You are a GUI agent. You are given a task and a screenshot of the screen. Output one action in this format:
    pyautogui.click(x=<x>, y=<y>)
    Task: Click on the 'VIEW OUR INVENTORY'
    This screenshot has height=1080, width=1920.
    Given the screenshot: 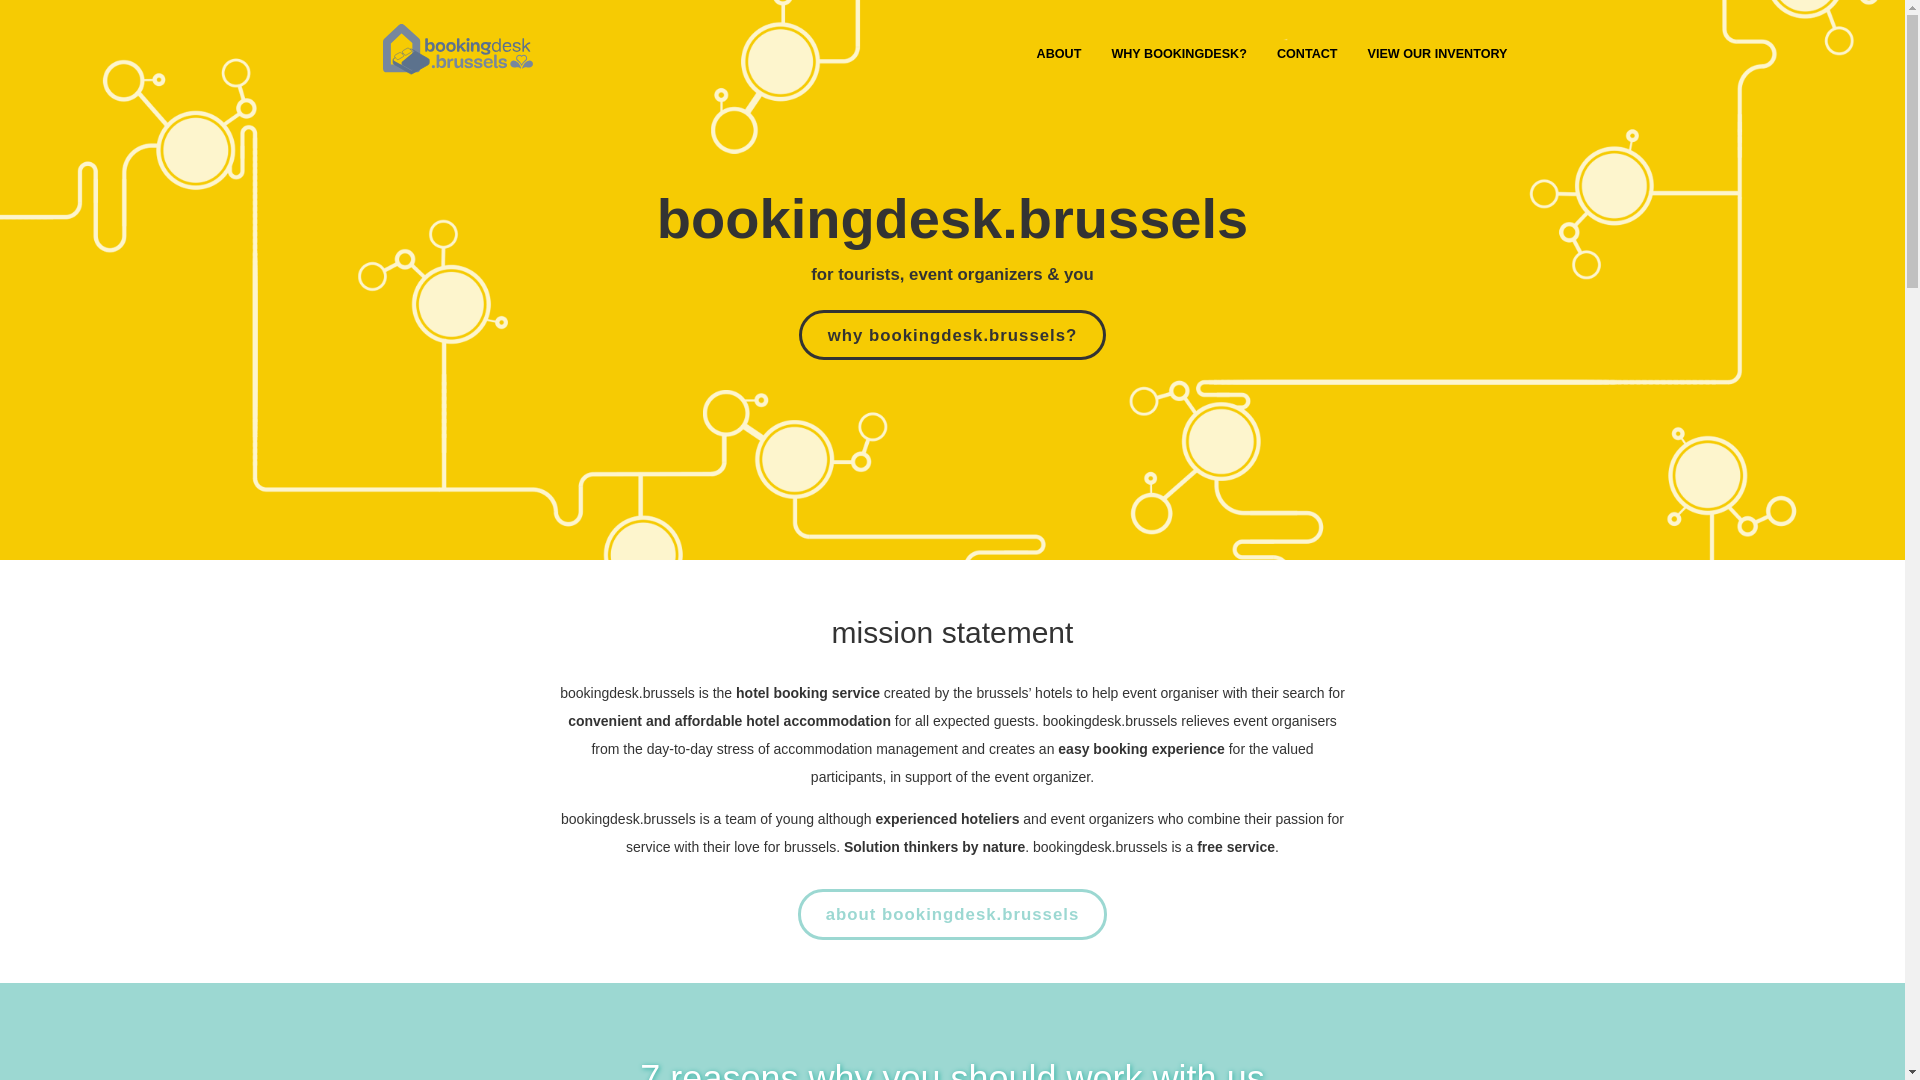 What is the action you would take?
    pyautogui.click(x=1353, y=53)
    